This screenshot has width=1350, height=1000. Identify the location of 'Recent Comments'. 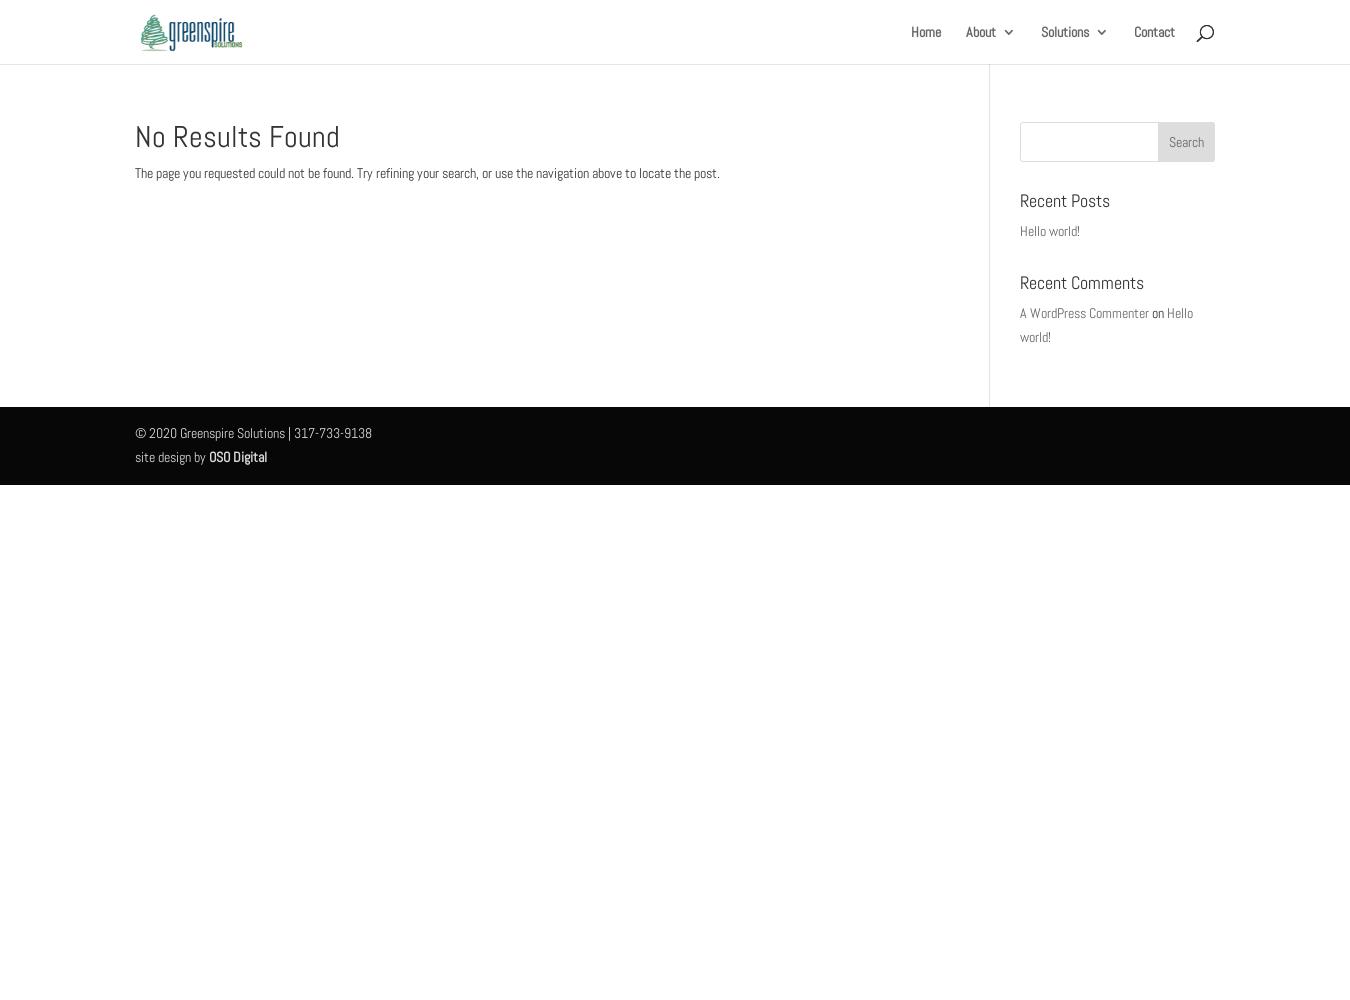
(1080, 281).